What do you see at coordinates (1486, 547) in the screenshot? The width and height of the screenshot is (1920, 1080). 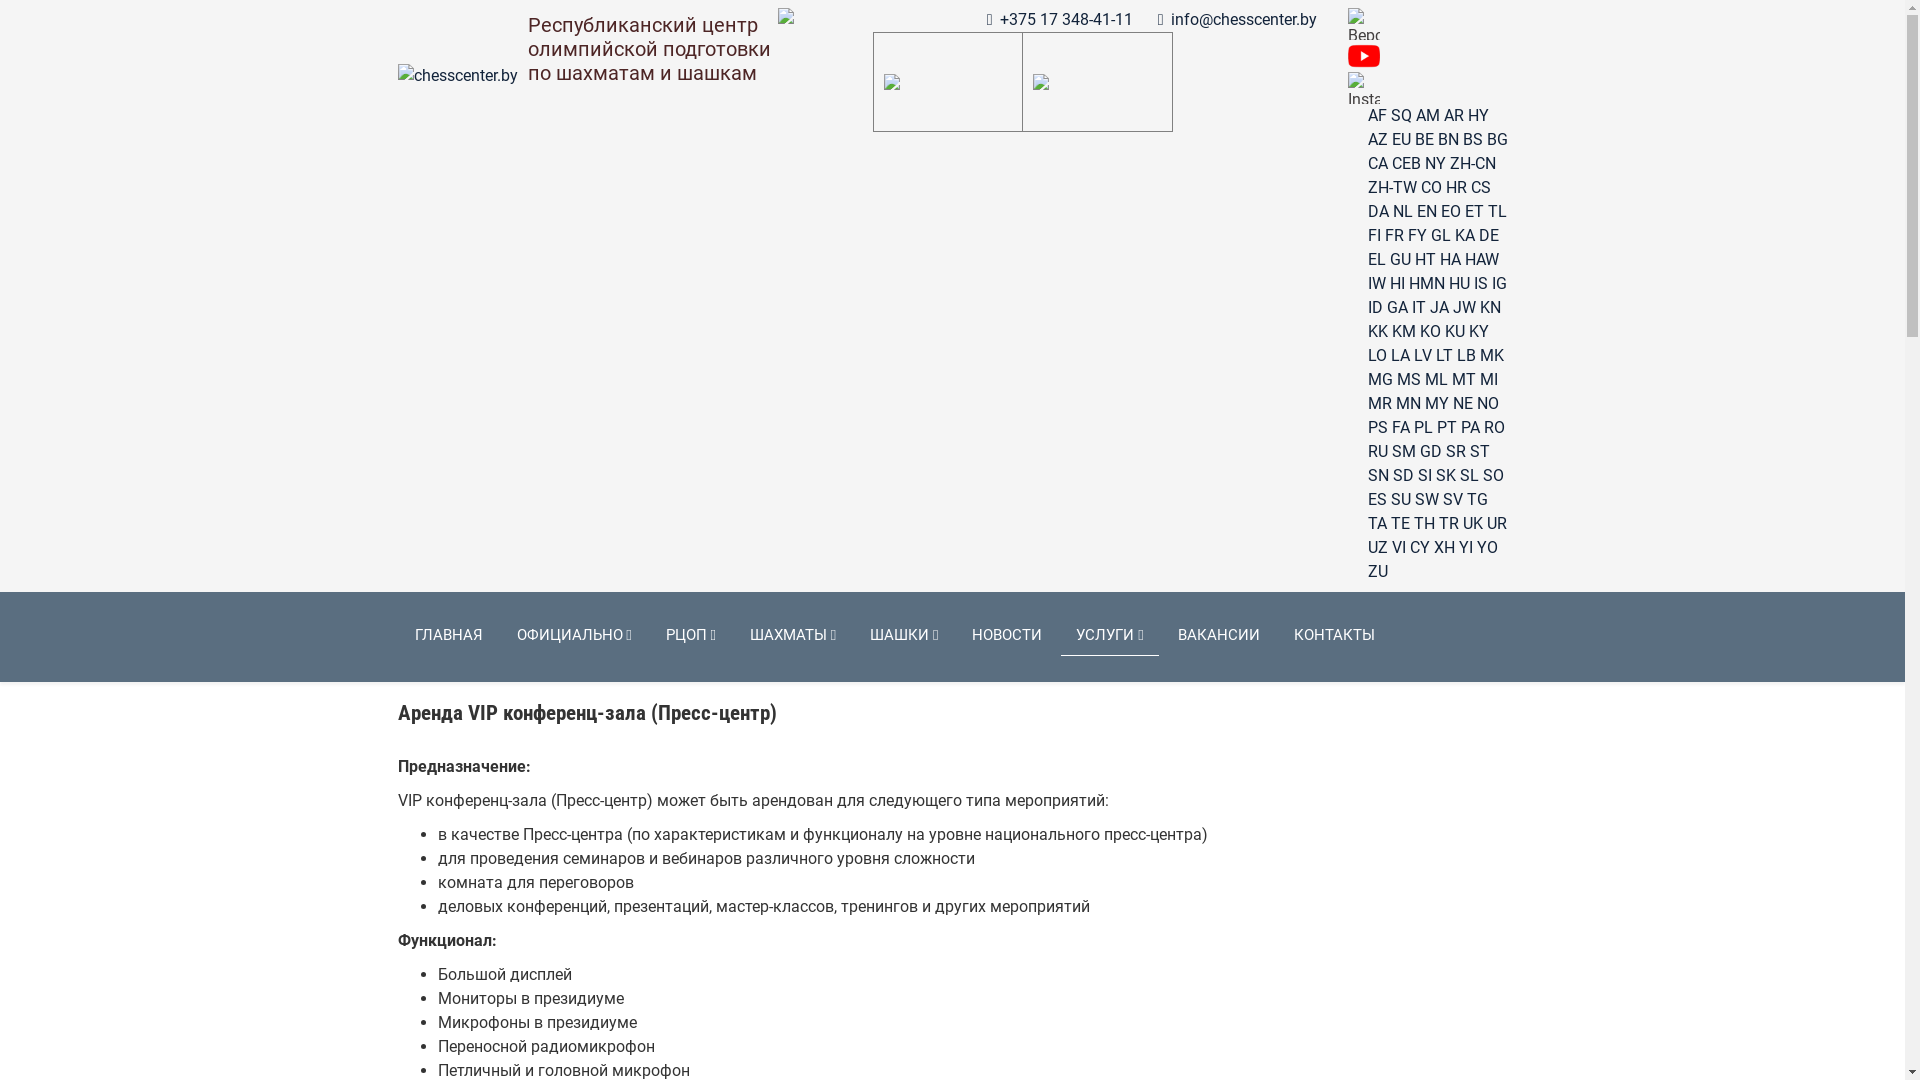 I see `'YO'` at bounding box center [1486, 547].